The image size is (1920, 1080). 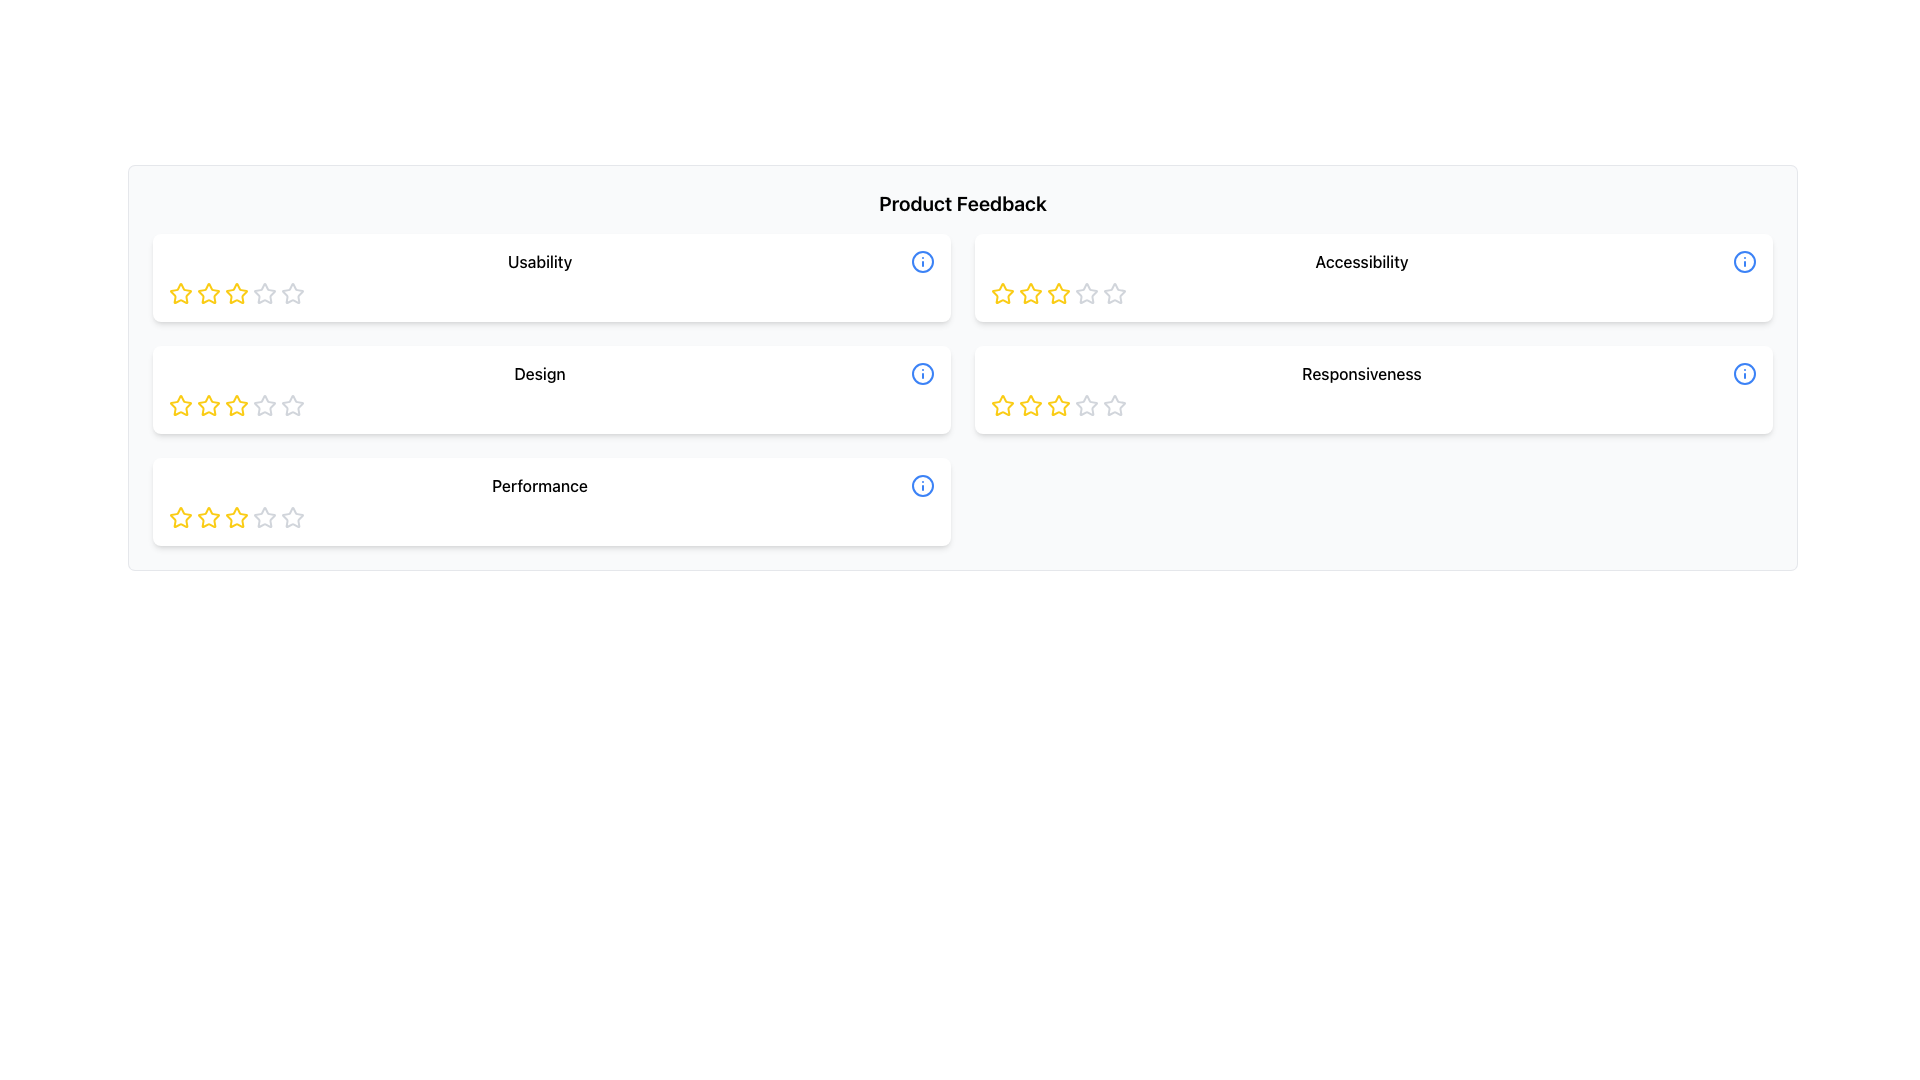 I want to click on the first Rating Star icon representing the 'Responsiveness' category, so click(x=1003, y=405).